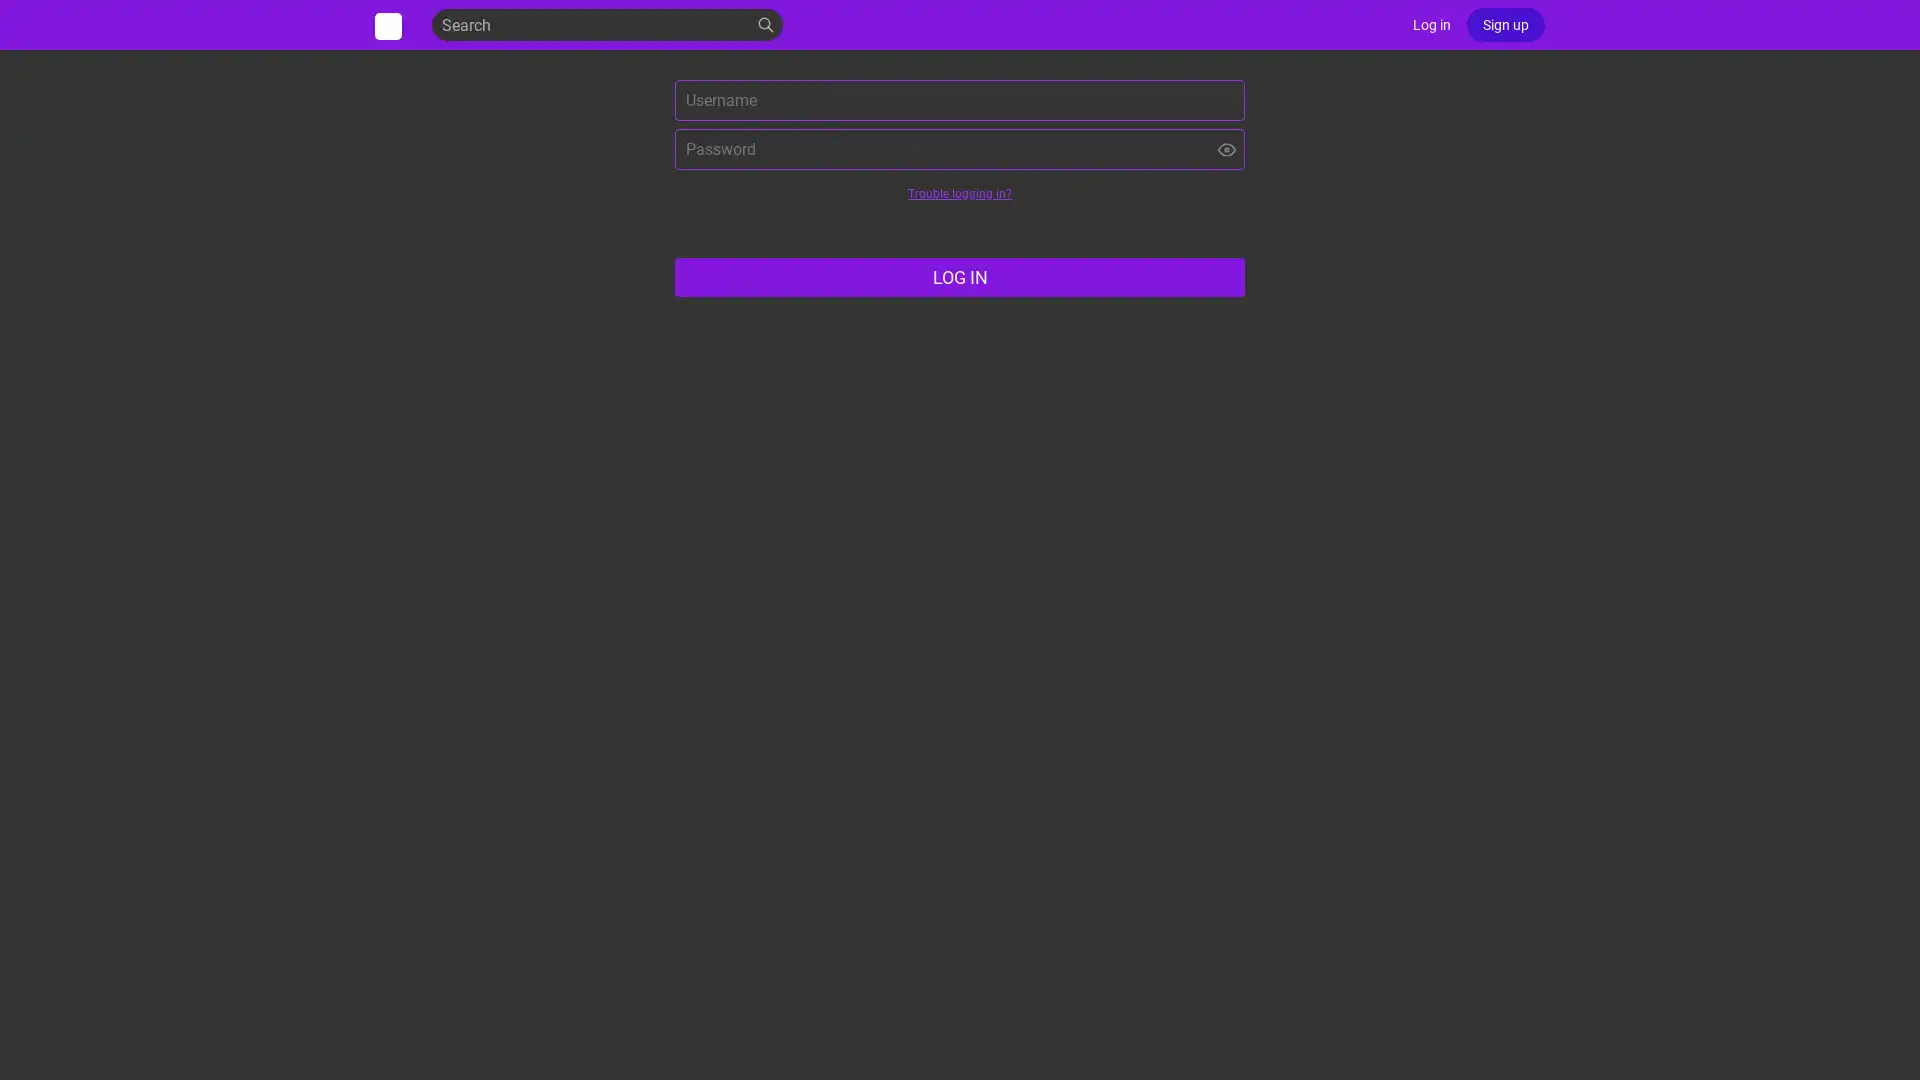  What do you see at coordinates (1226, 148) in the screenshot?
I see `Show password` at bounding box center [1226, 148].